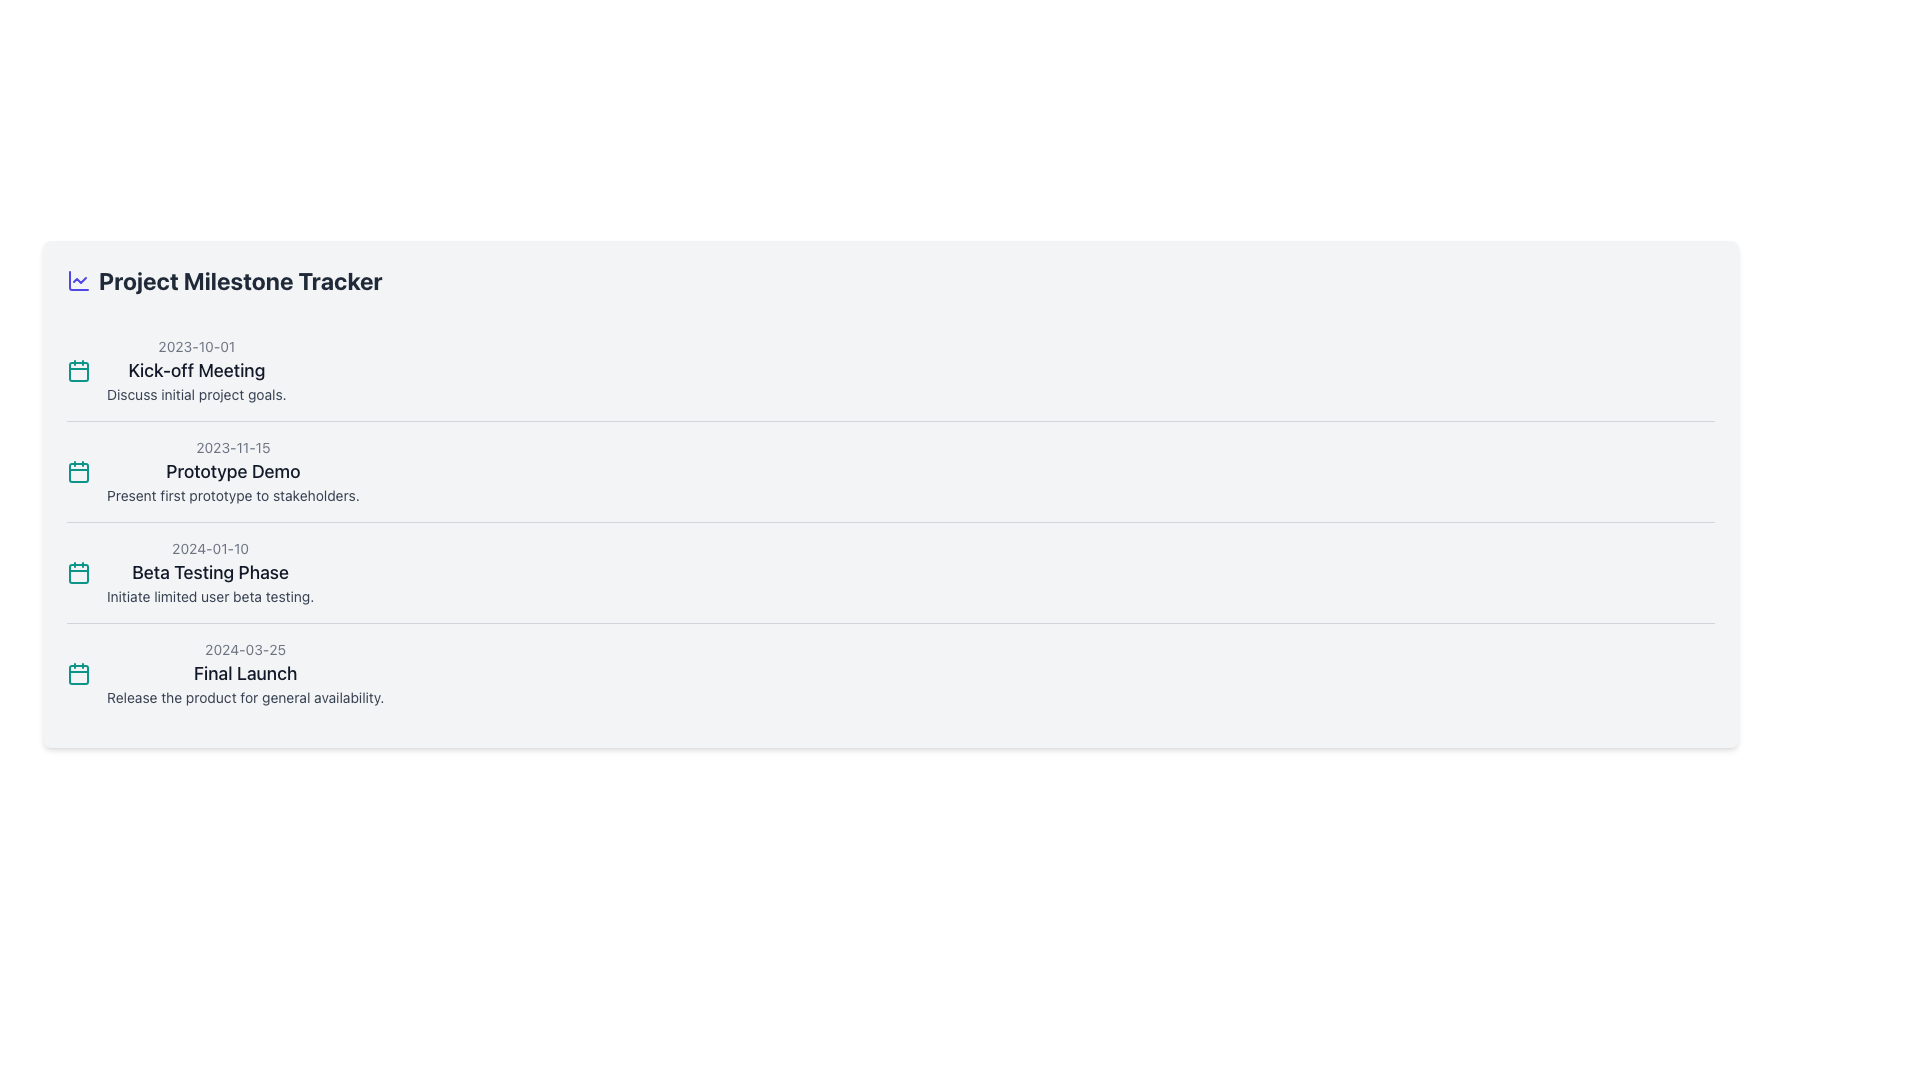 This screenshot has height=1080, width=1920. What do you see at coordinates (78, 281) in the screenshot?
I see `the indigo line graph icon, which is positioned to the left of the 'Project Milestone Tracker' text in the header section` at bounding box center [78, 281].